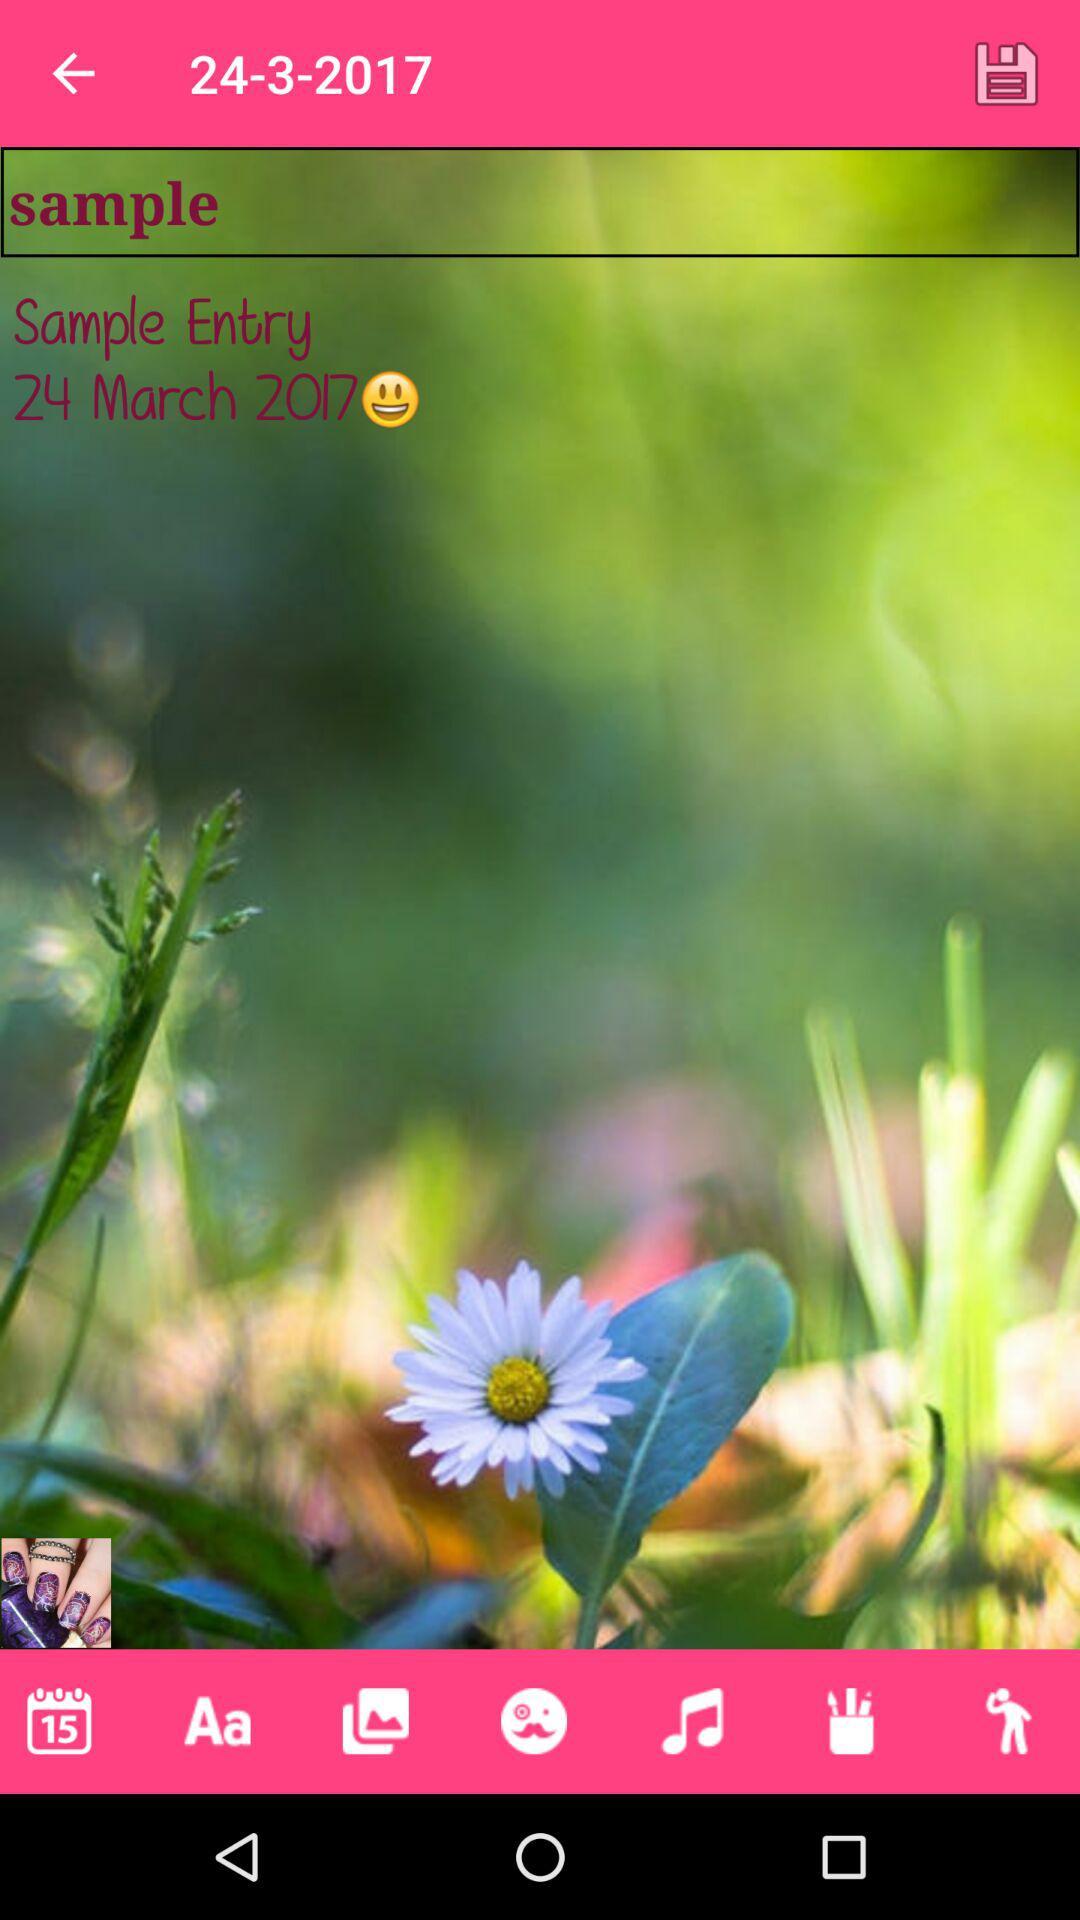  What do you see at coordinates (58, 1720) in the screenshot?
I see `calender option` at bounding box center [58, 1720].